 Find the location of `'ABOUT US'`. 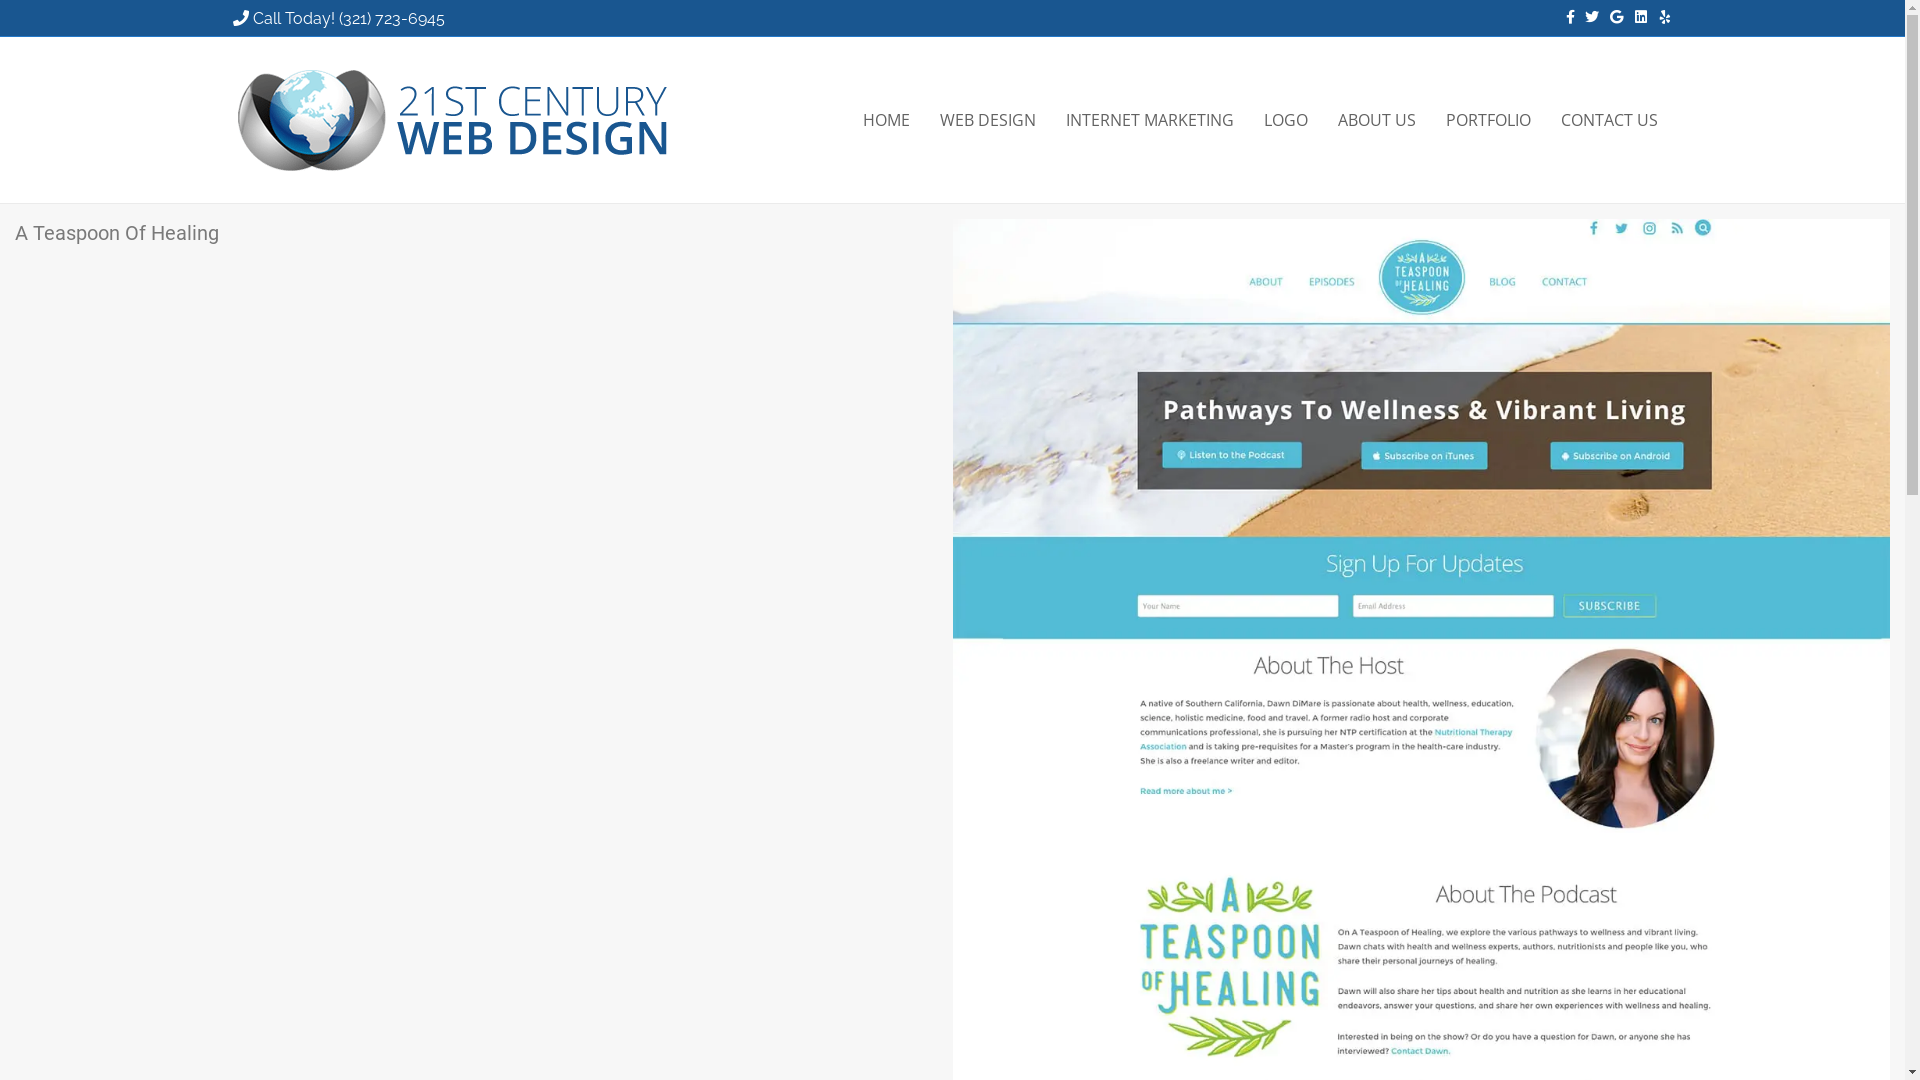

'ABOUT US' is located at coordinates (1375, 119).